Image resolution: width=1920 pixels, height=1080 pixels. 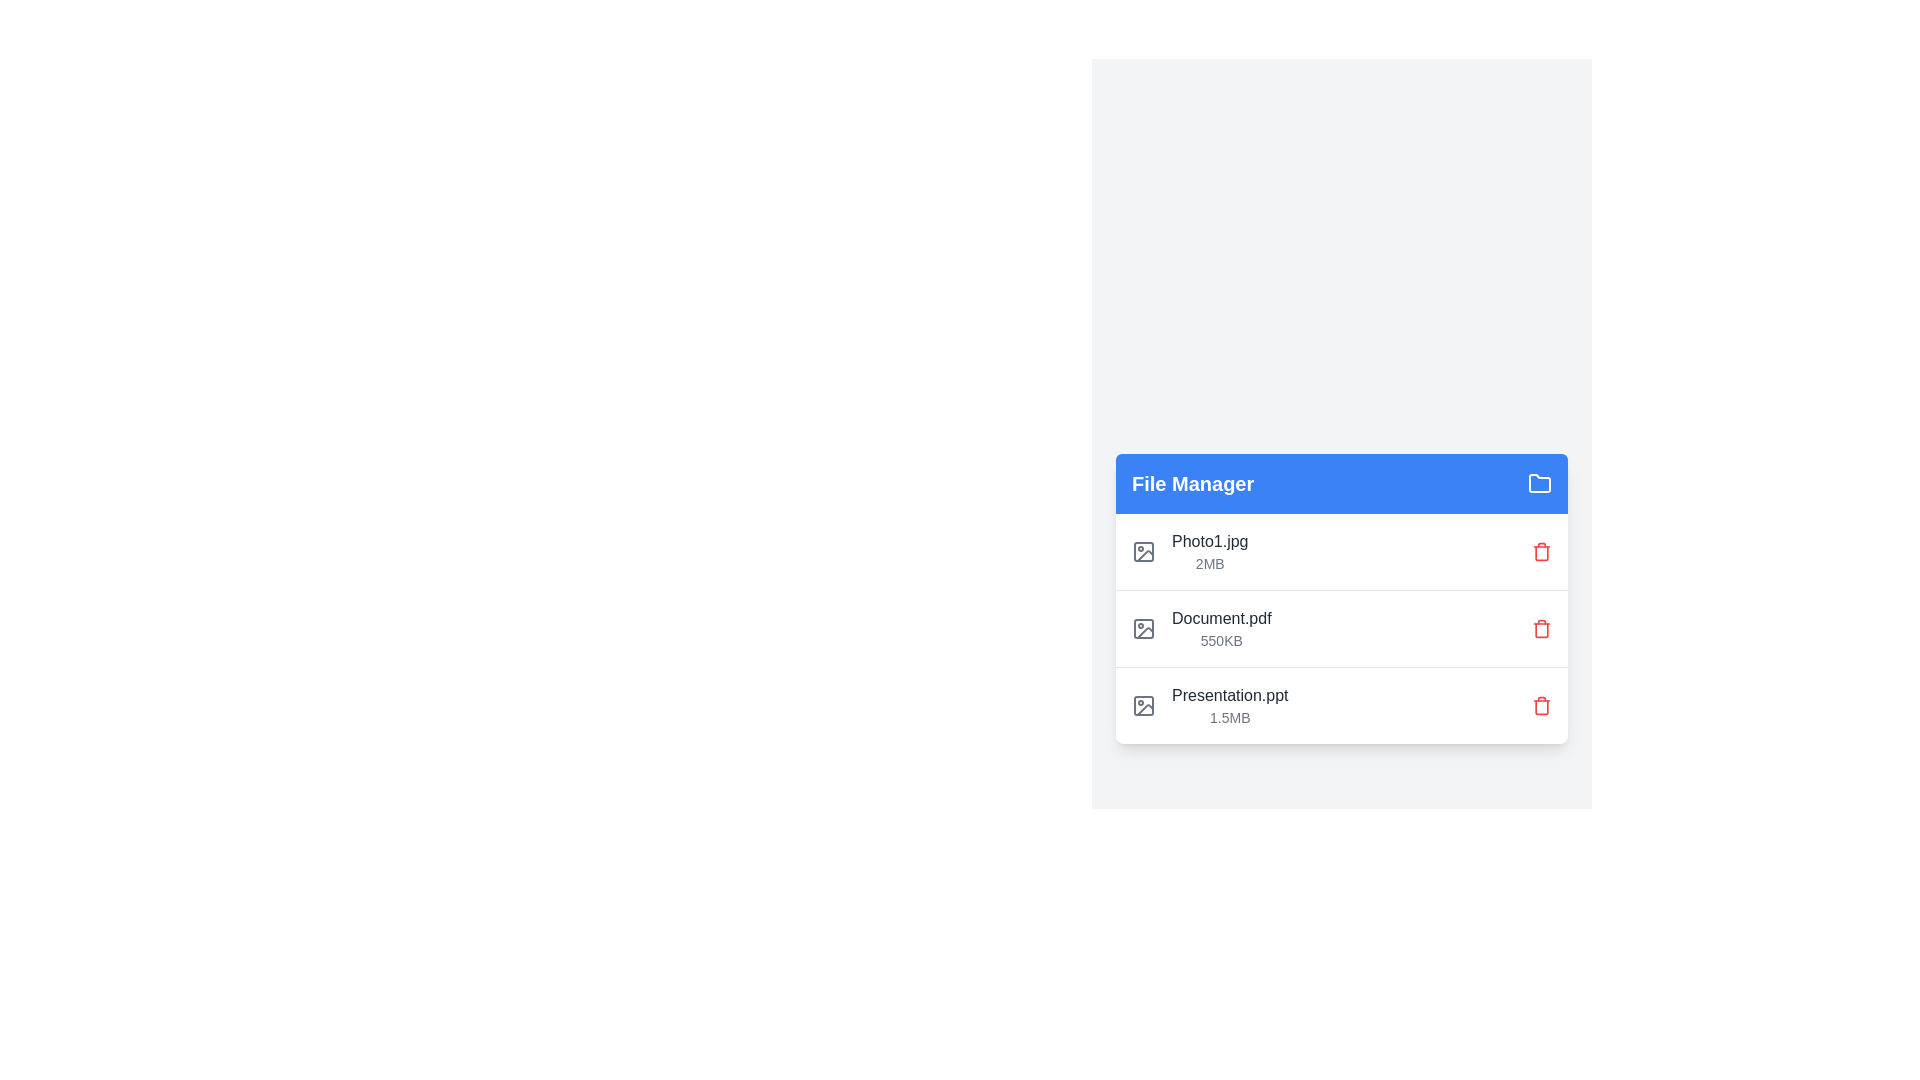 What do you see at coordinates (1539, 483) in the screenshot?
I see `the small blue folder-shaped icon located in the top-right corner of the 'File Manager' section` at bounding box center [1539, 483].